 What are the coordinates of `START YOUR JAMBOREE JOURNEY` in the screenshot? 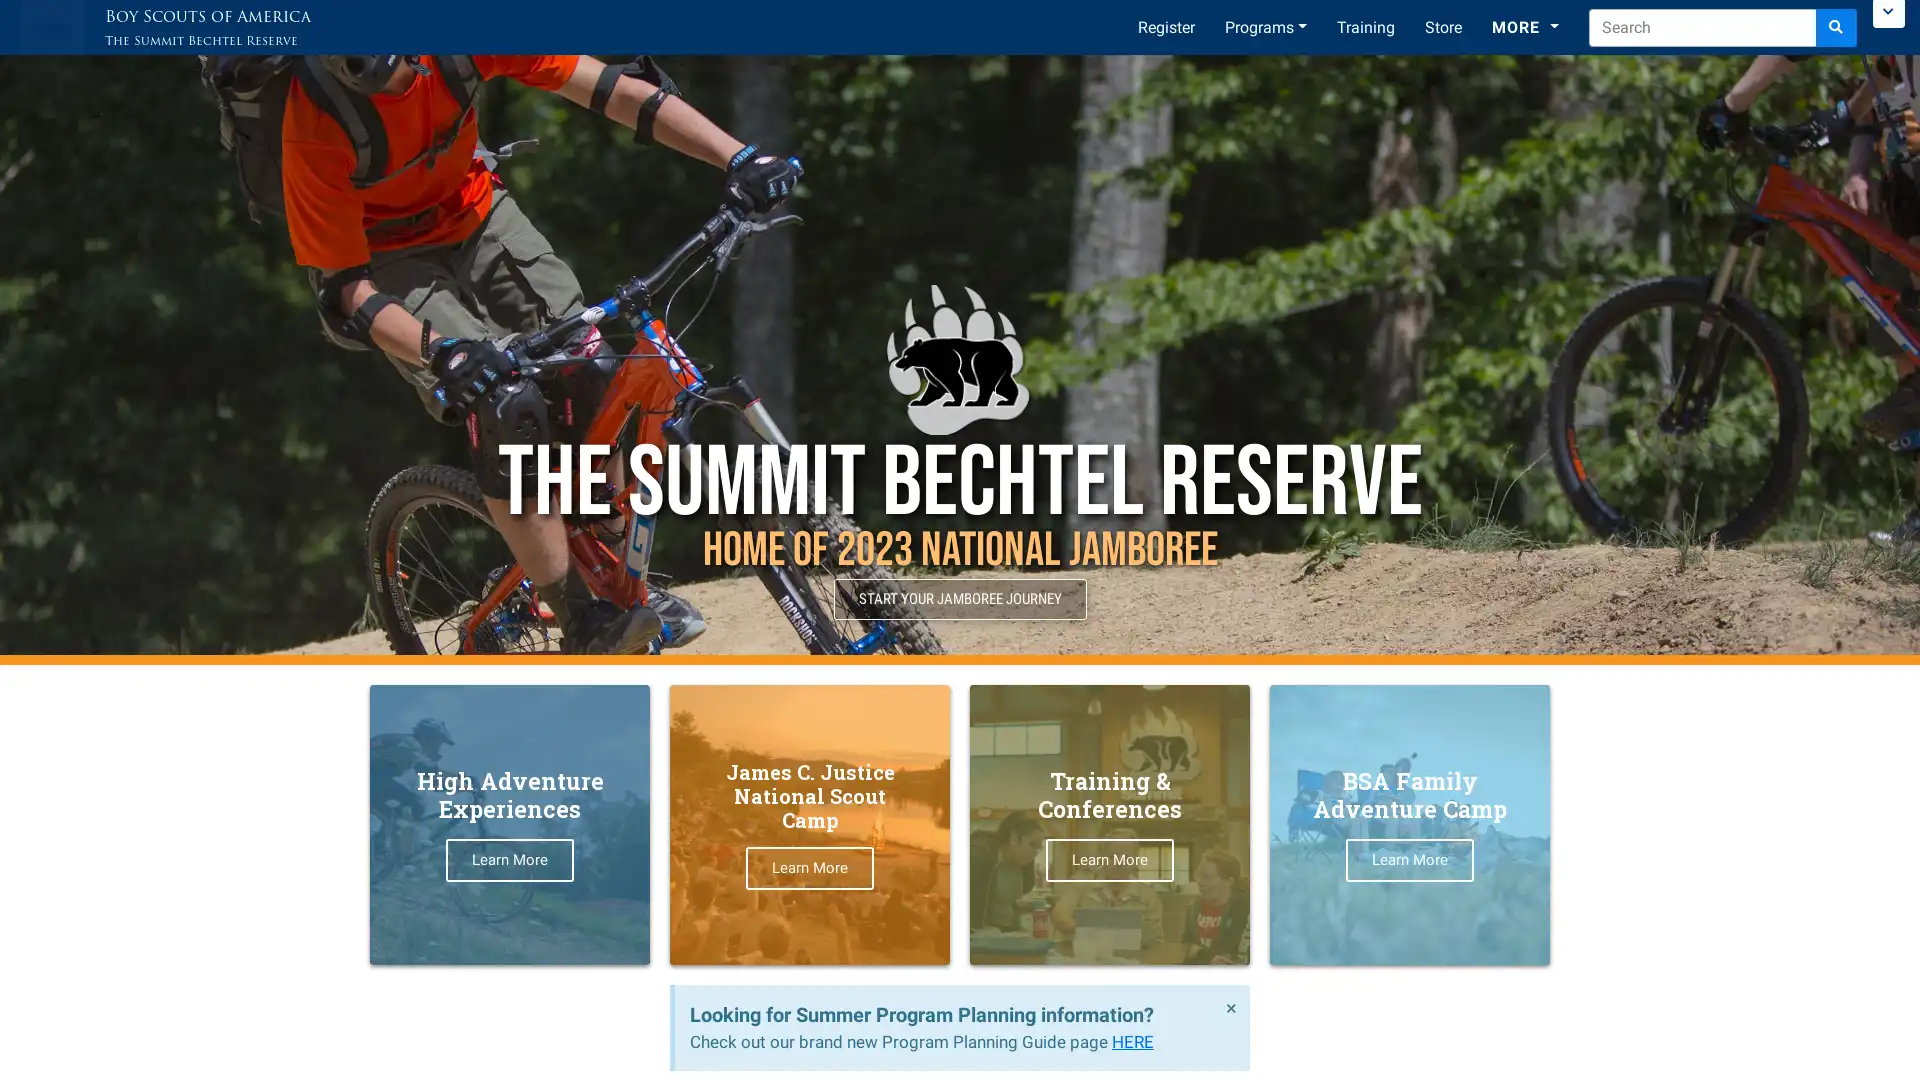 It's located at (958, 598).